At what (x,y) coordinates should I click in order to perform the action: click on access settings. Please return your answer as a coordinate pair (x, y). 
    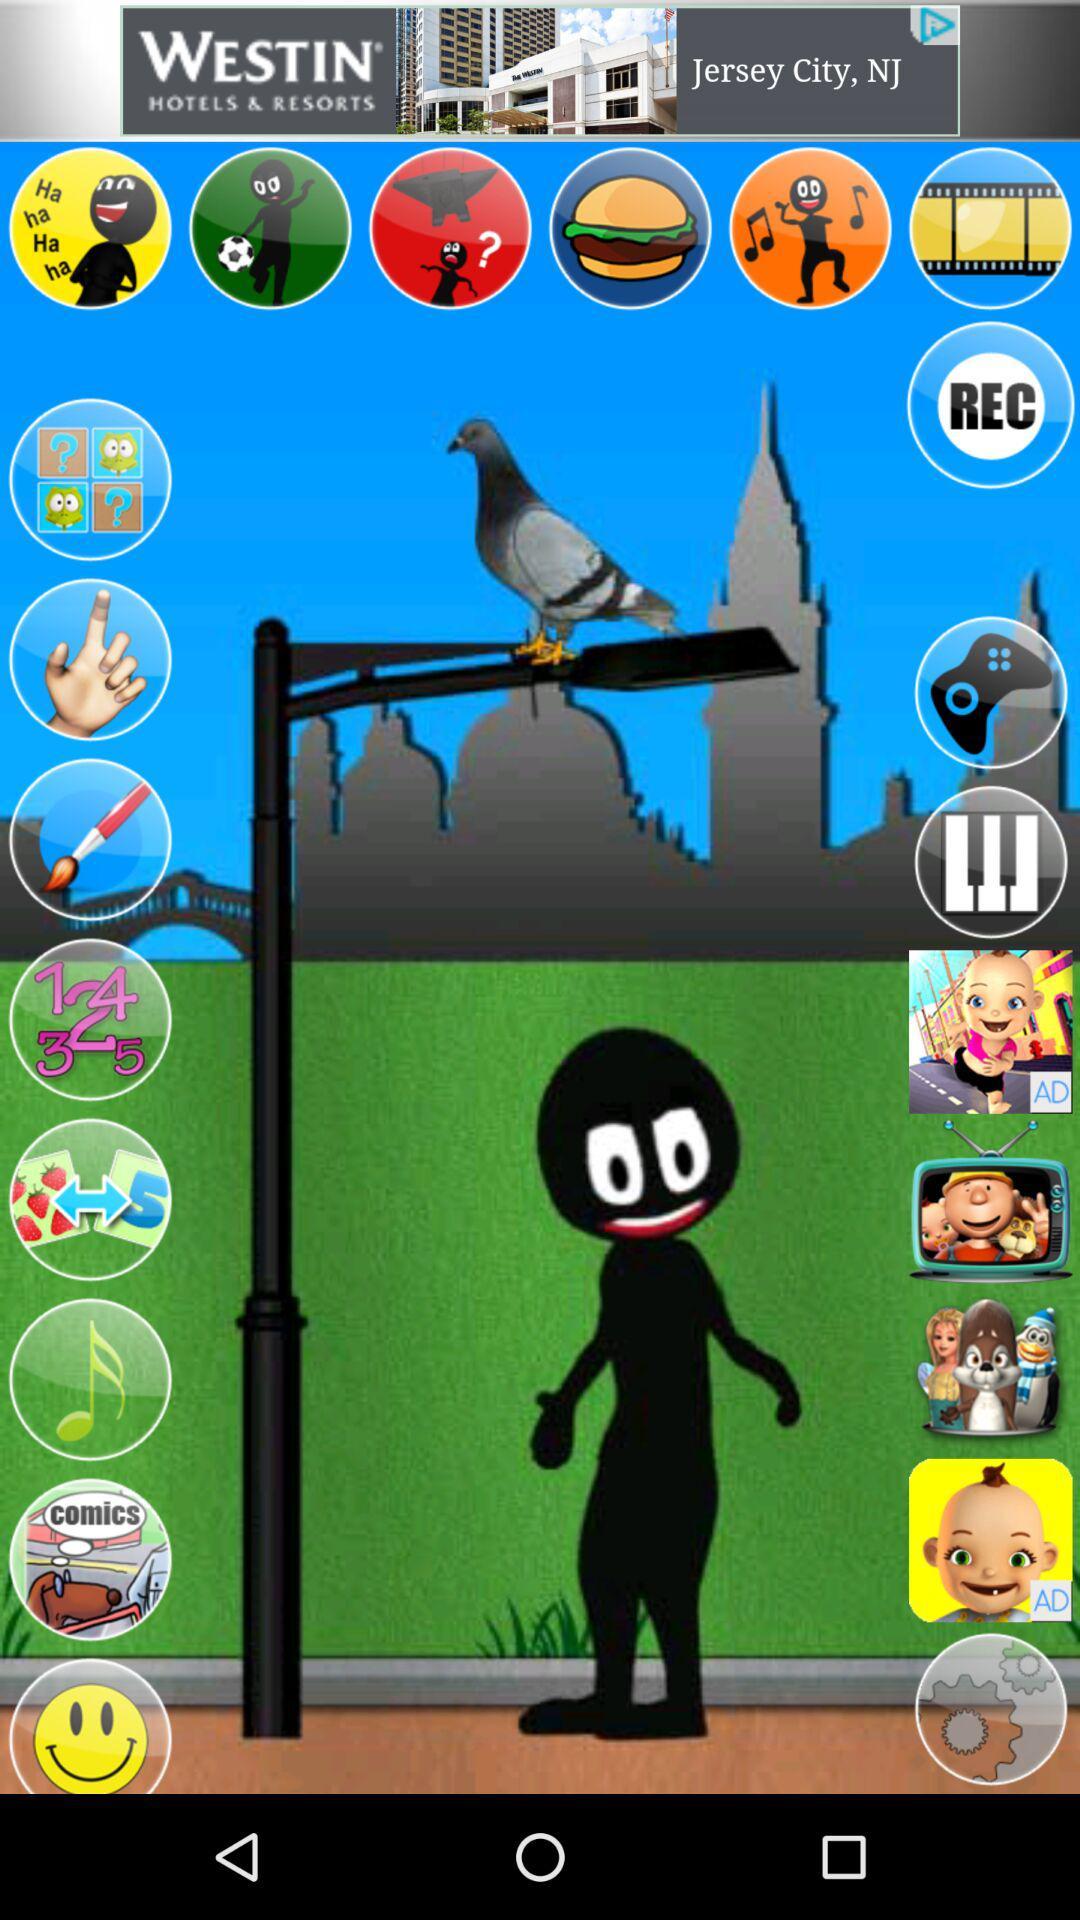
    Looking at the image, I should click on (990, 1708).